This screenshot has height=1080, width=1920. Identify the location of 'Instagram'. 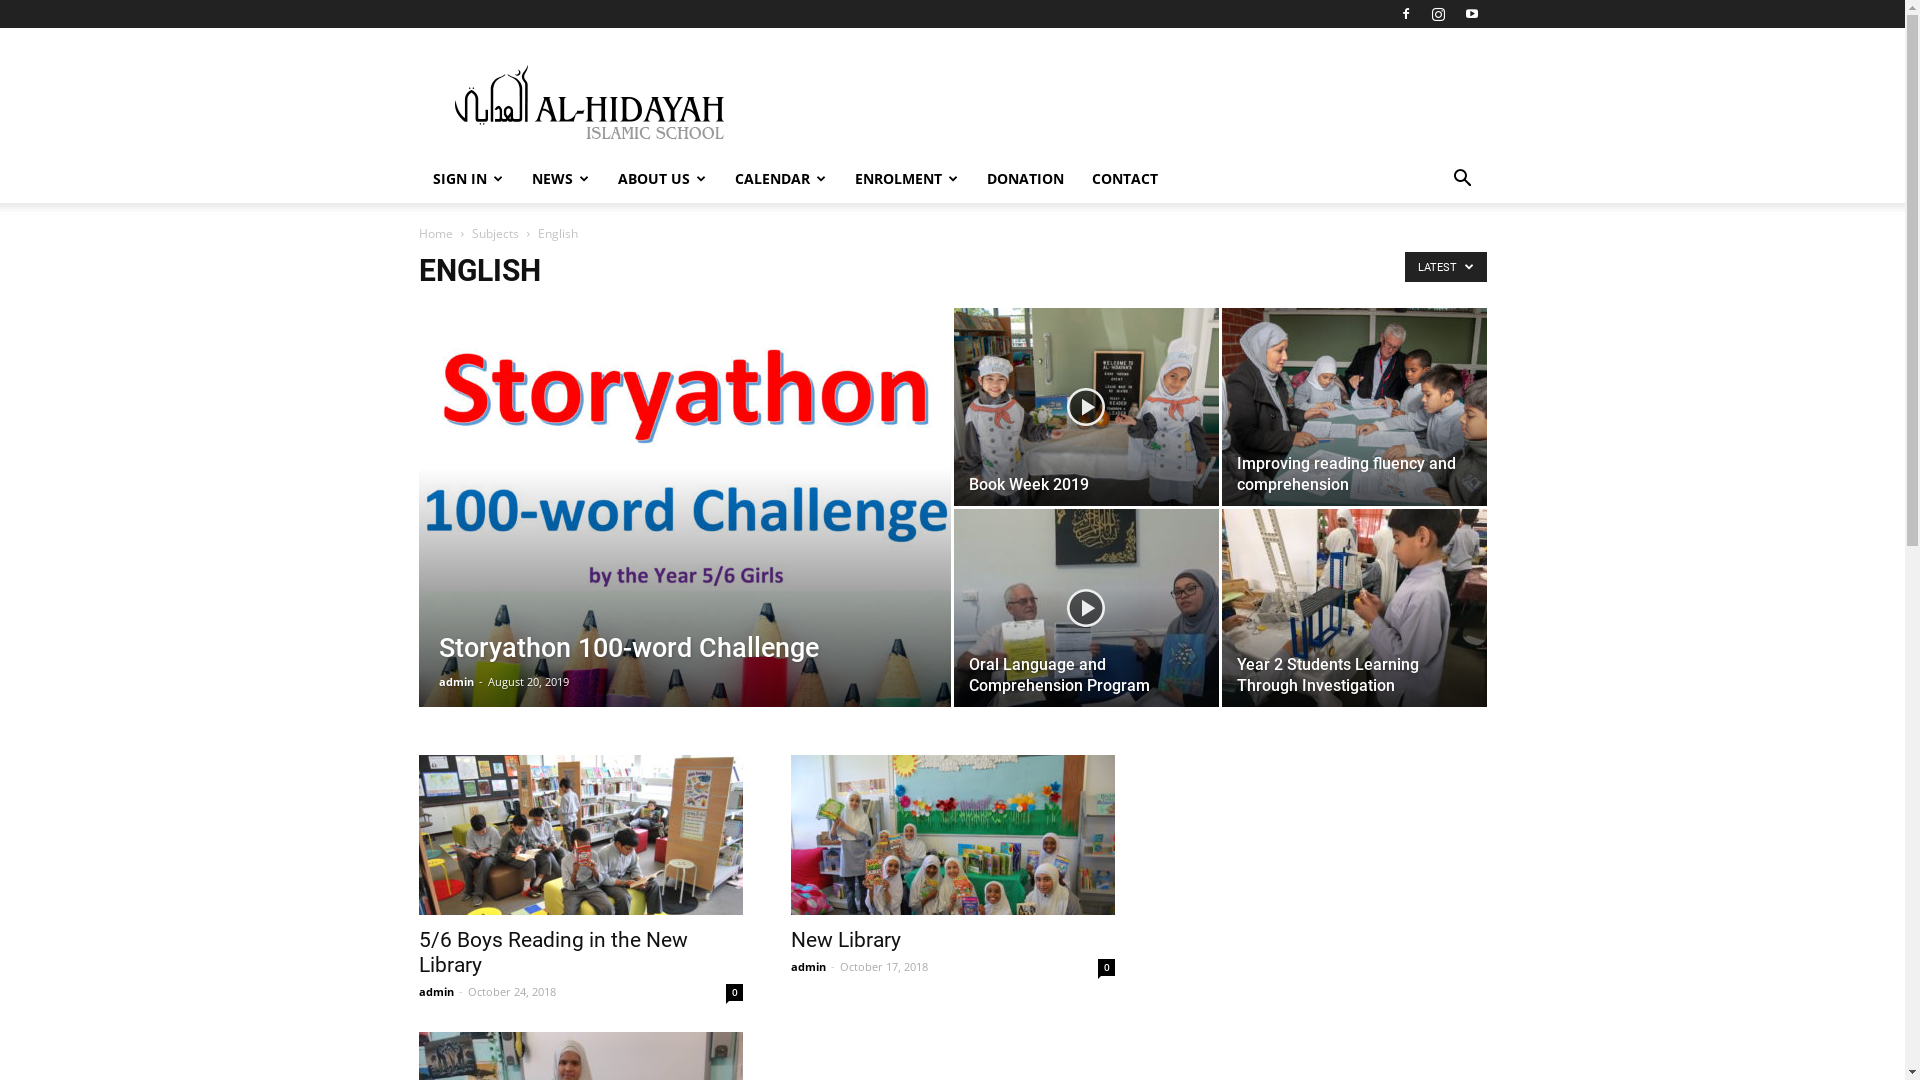
(1438, 14).